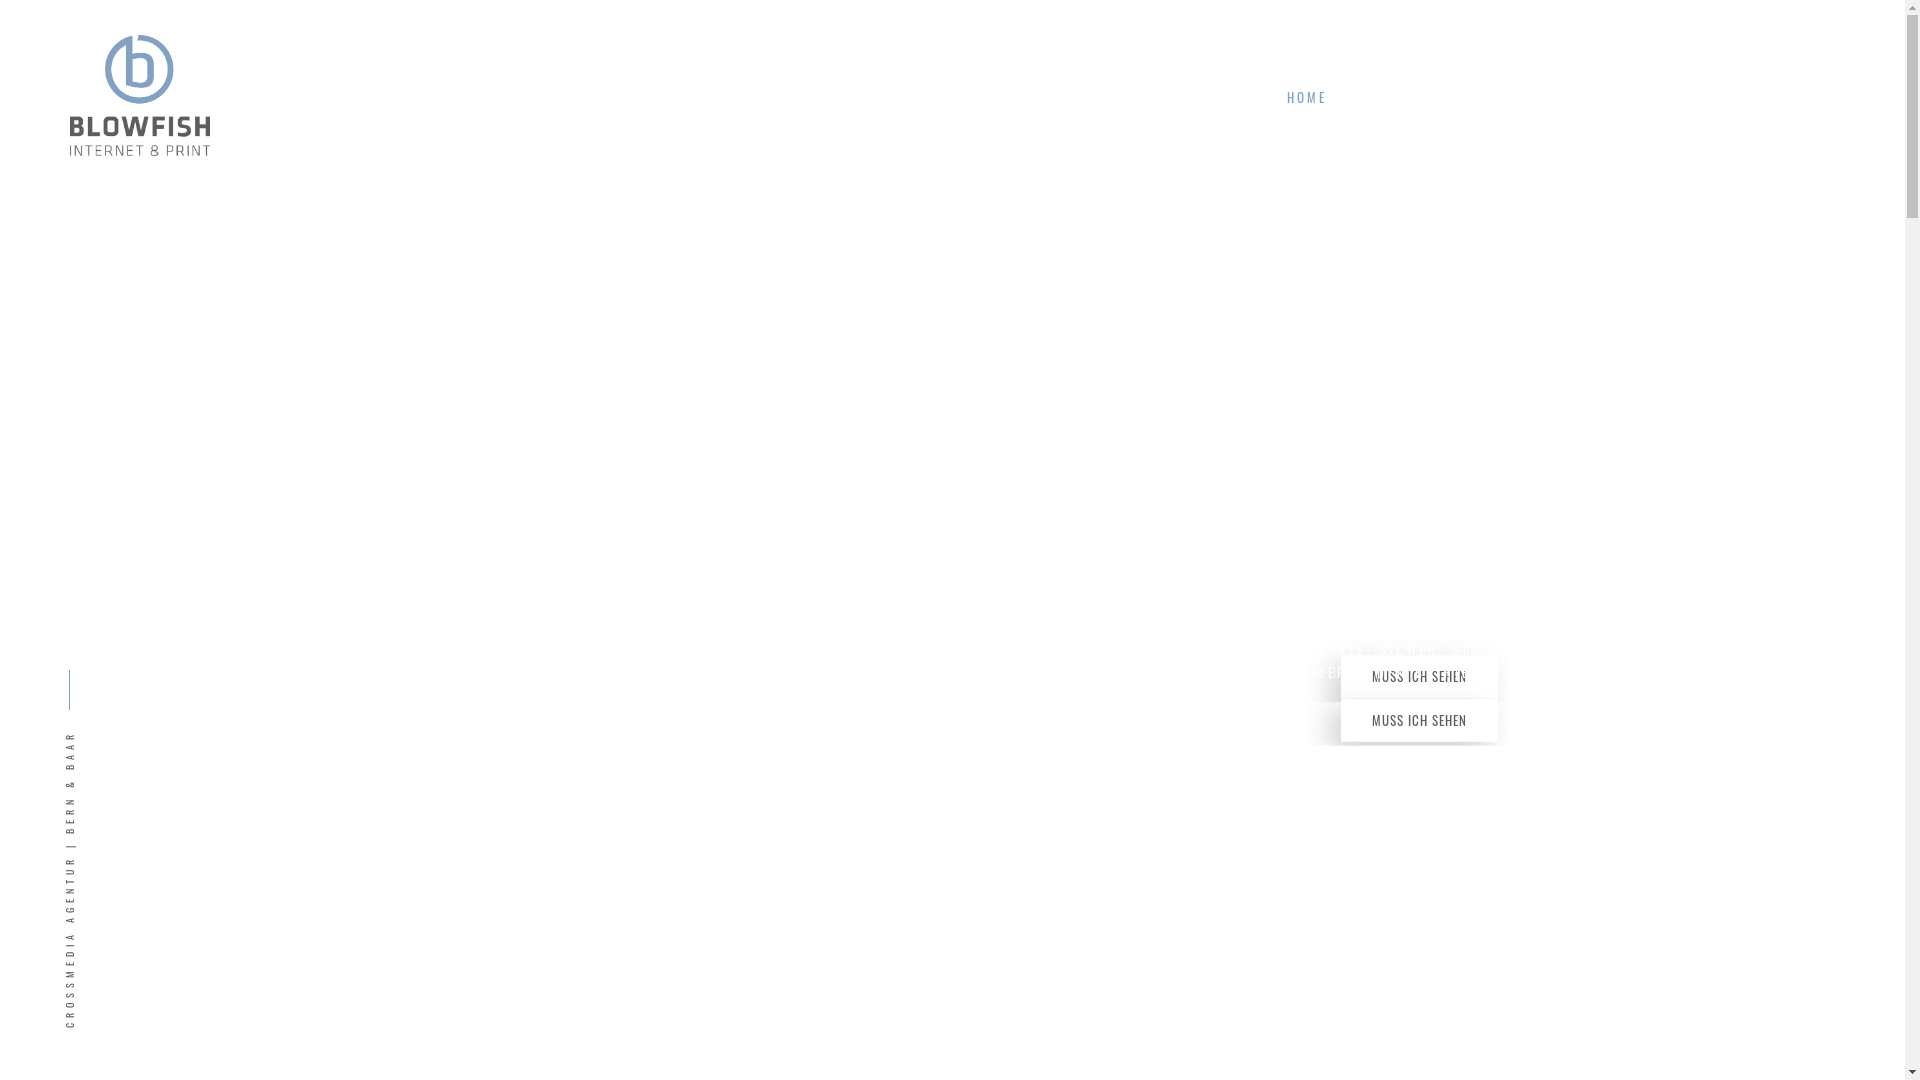 The height and width of the screenshot is (1080, 1920). I want to click on 'HALLO!', so click(1641, 97).